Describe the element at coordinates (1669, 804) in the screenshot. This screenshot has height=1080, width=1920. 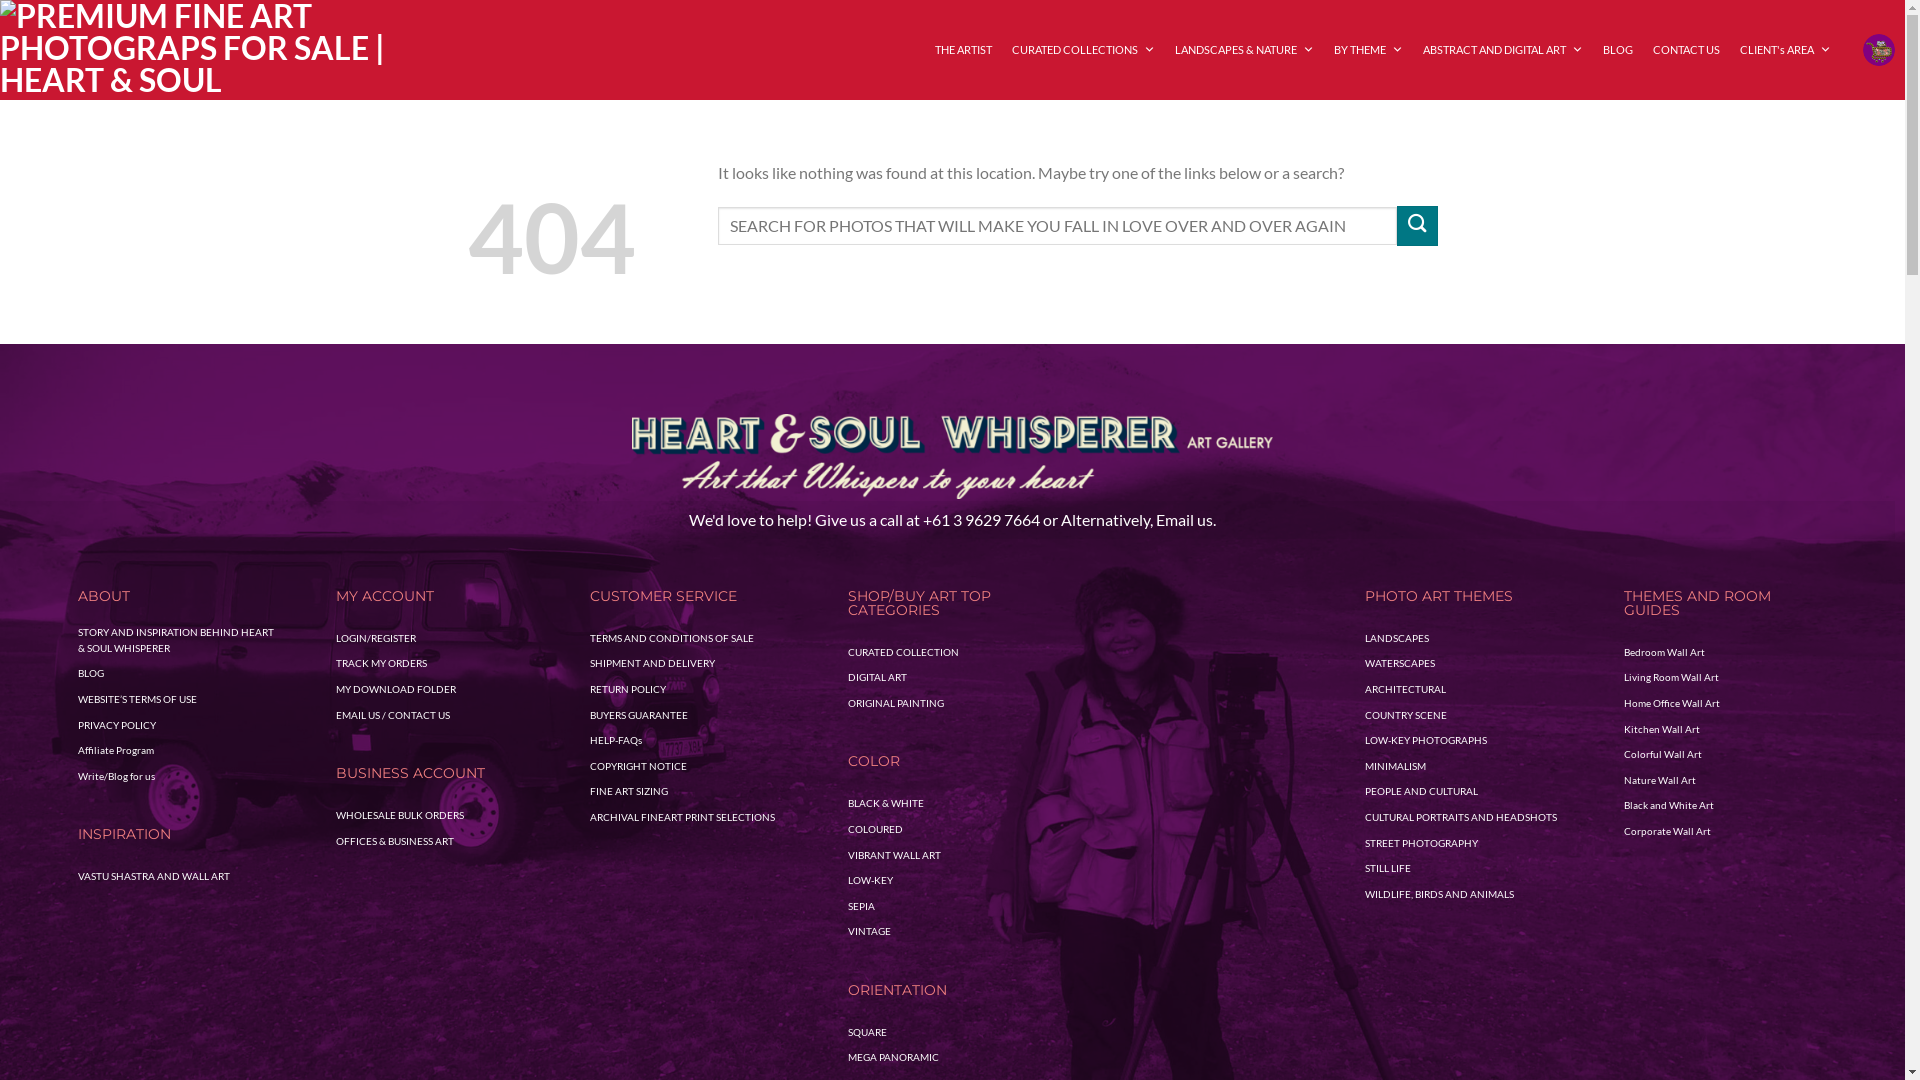
I see `'Black and White Art'` at that location.